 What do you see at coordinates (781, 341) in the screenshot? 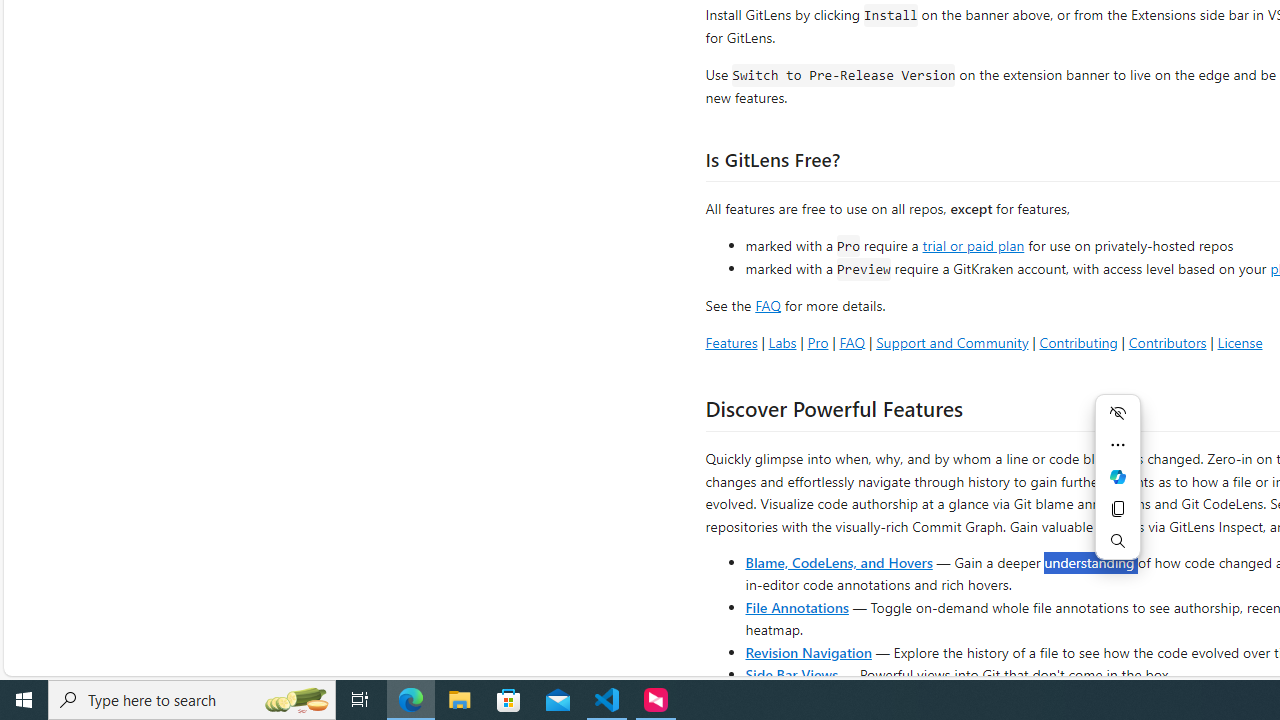
I see `'Labs'` at bounding box center [781, 341].